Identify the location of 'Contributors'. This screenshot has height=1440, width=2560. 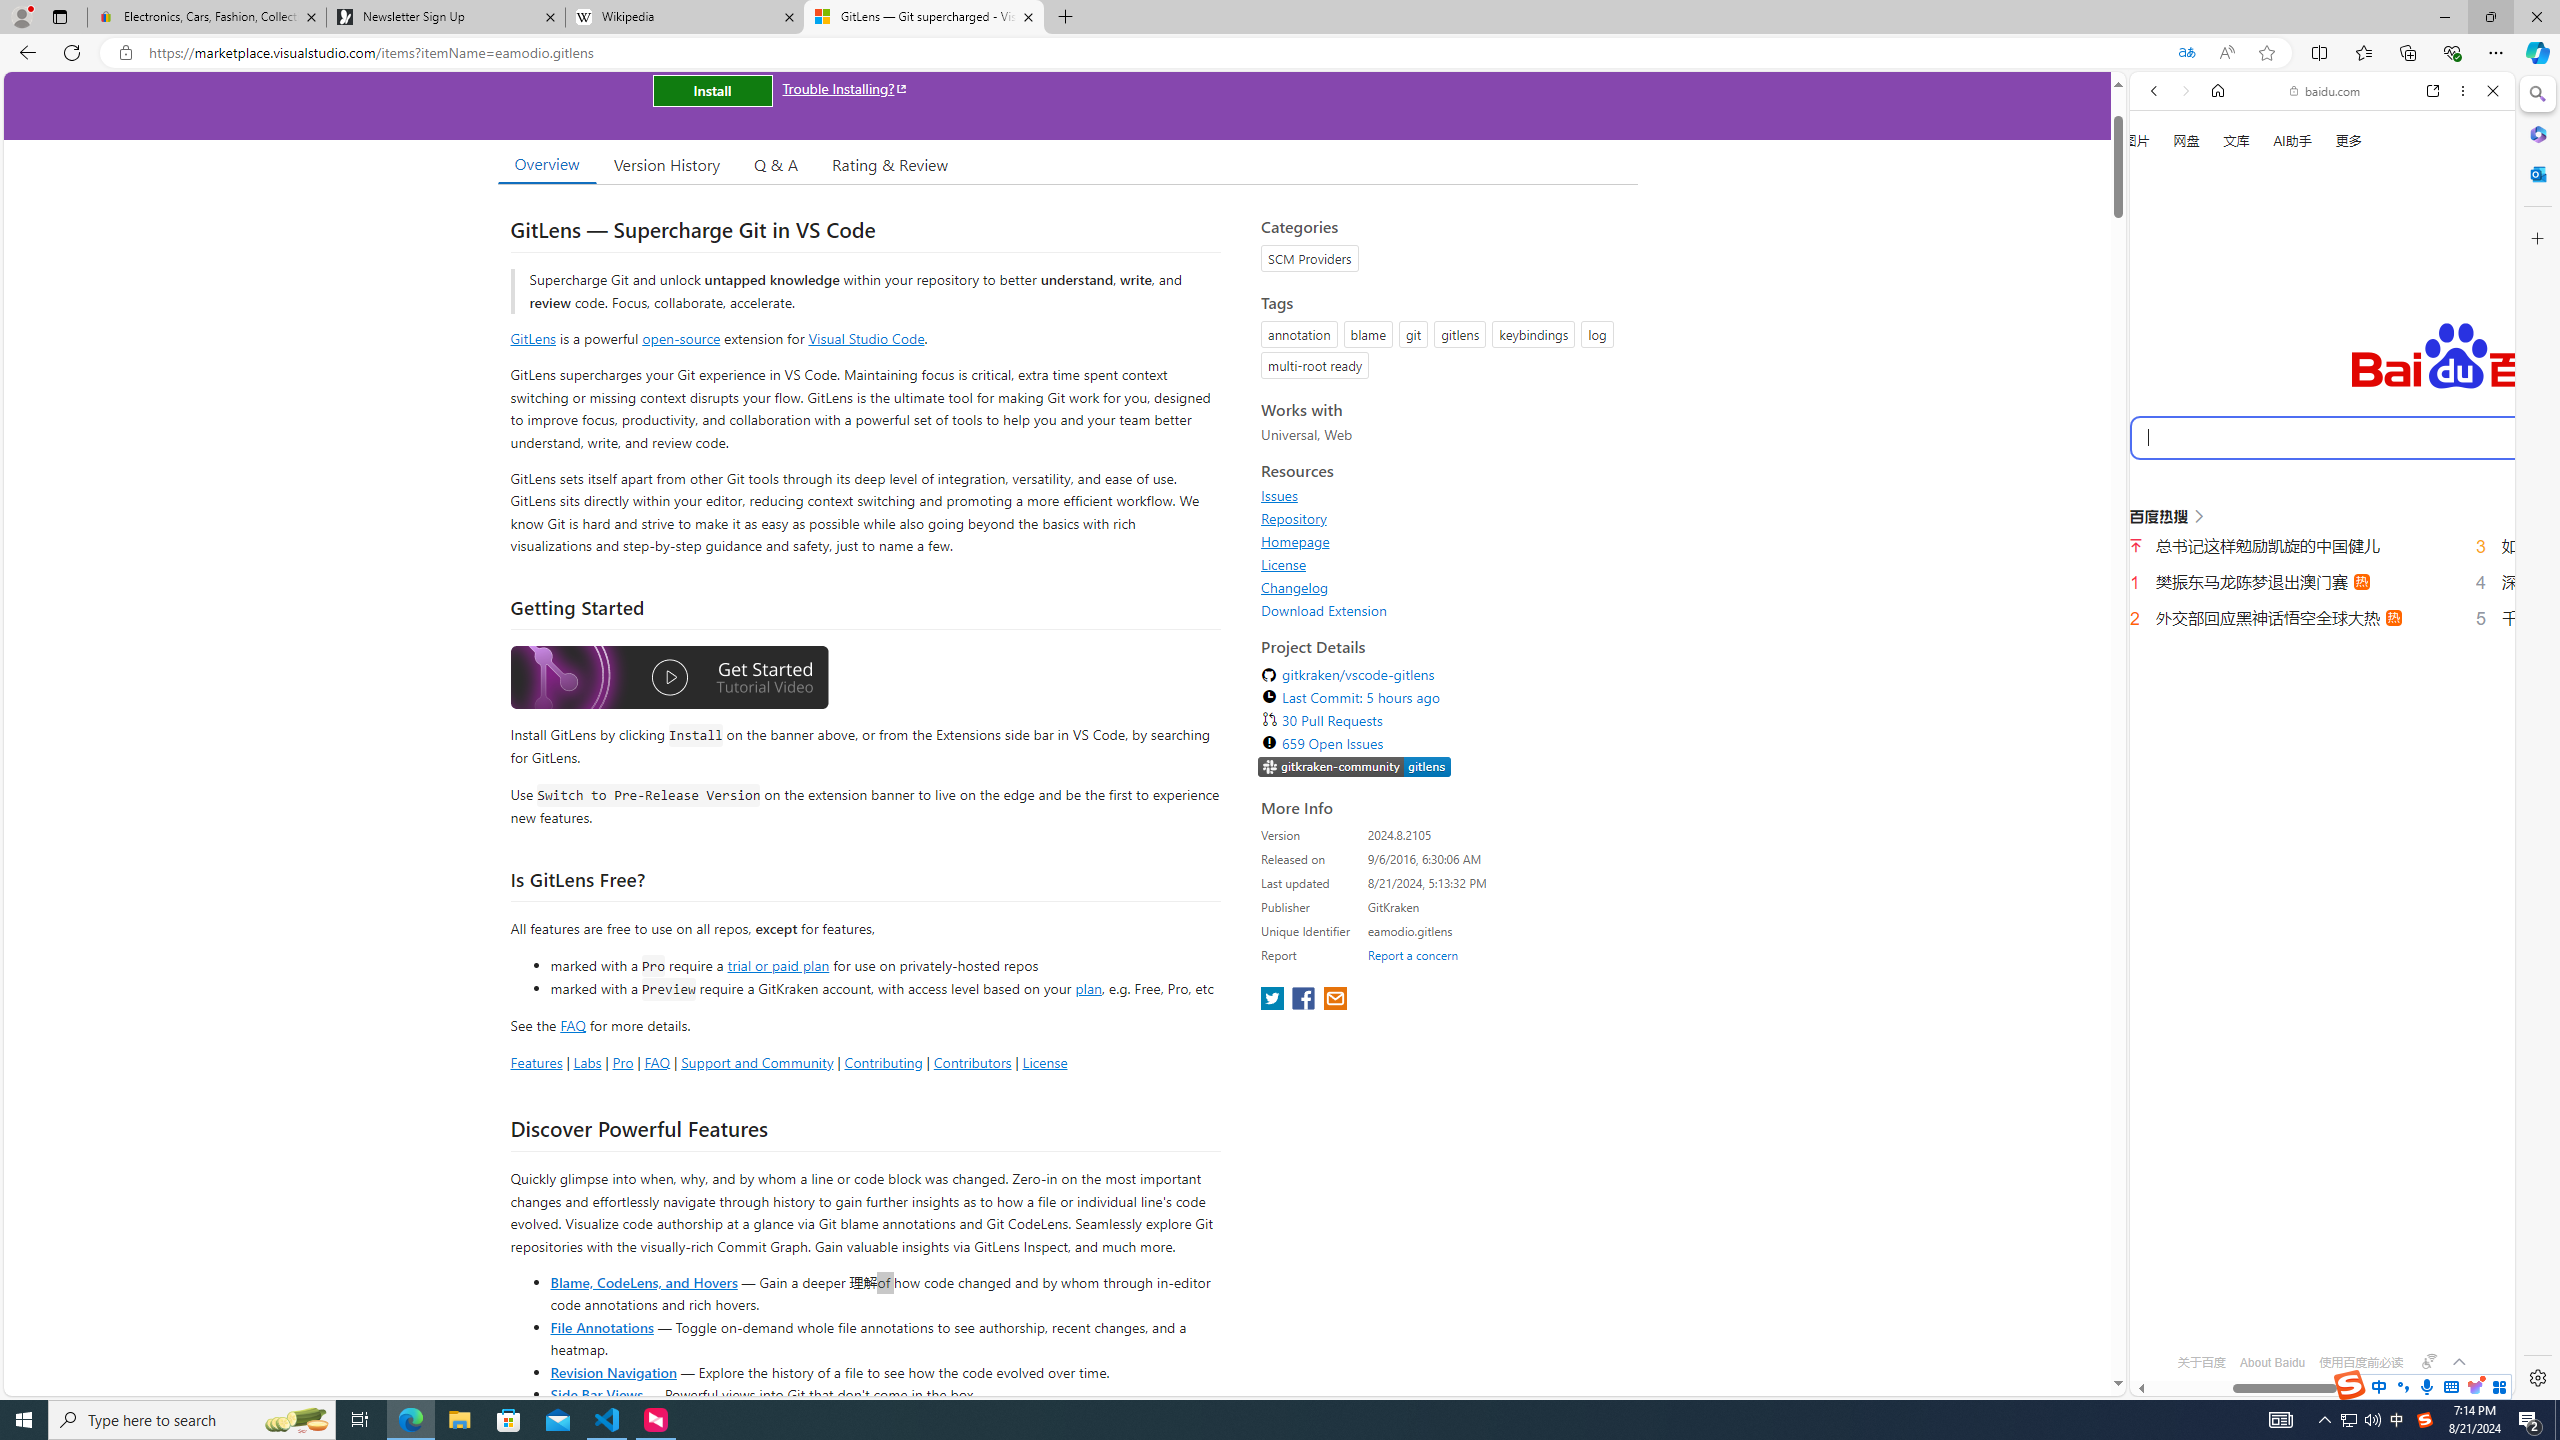
(970, 1061).